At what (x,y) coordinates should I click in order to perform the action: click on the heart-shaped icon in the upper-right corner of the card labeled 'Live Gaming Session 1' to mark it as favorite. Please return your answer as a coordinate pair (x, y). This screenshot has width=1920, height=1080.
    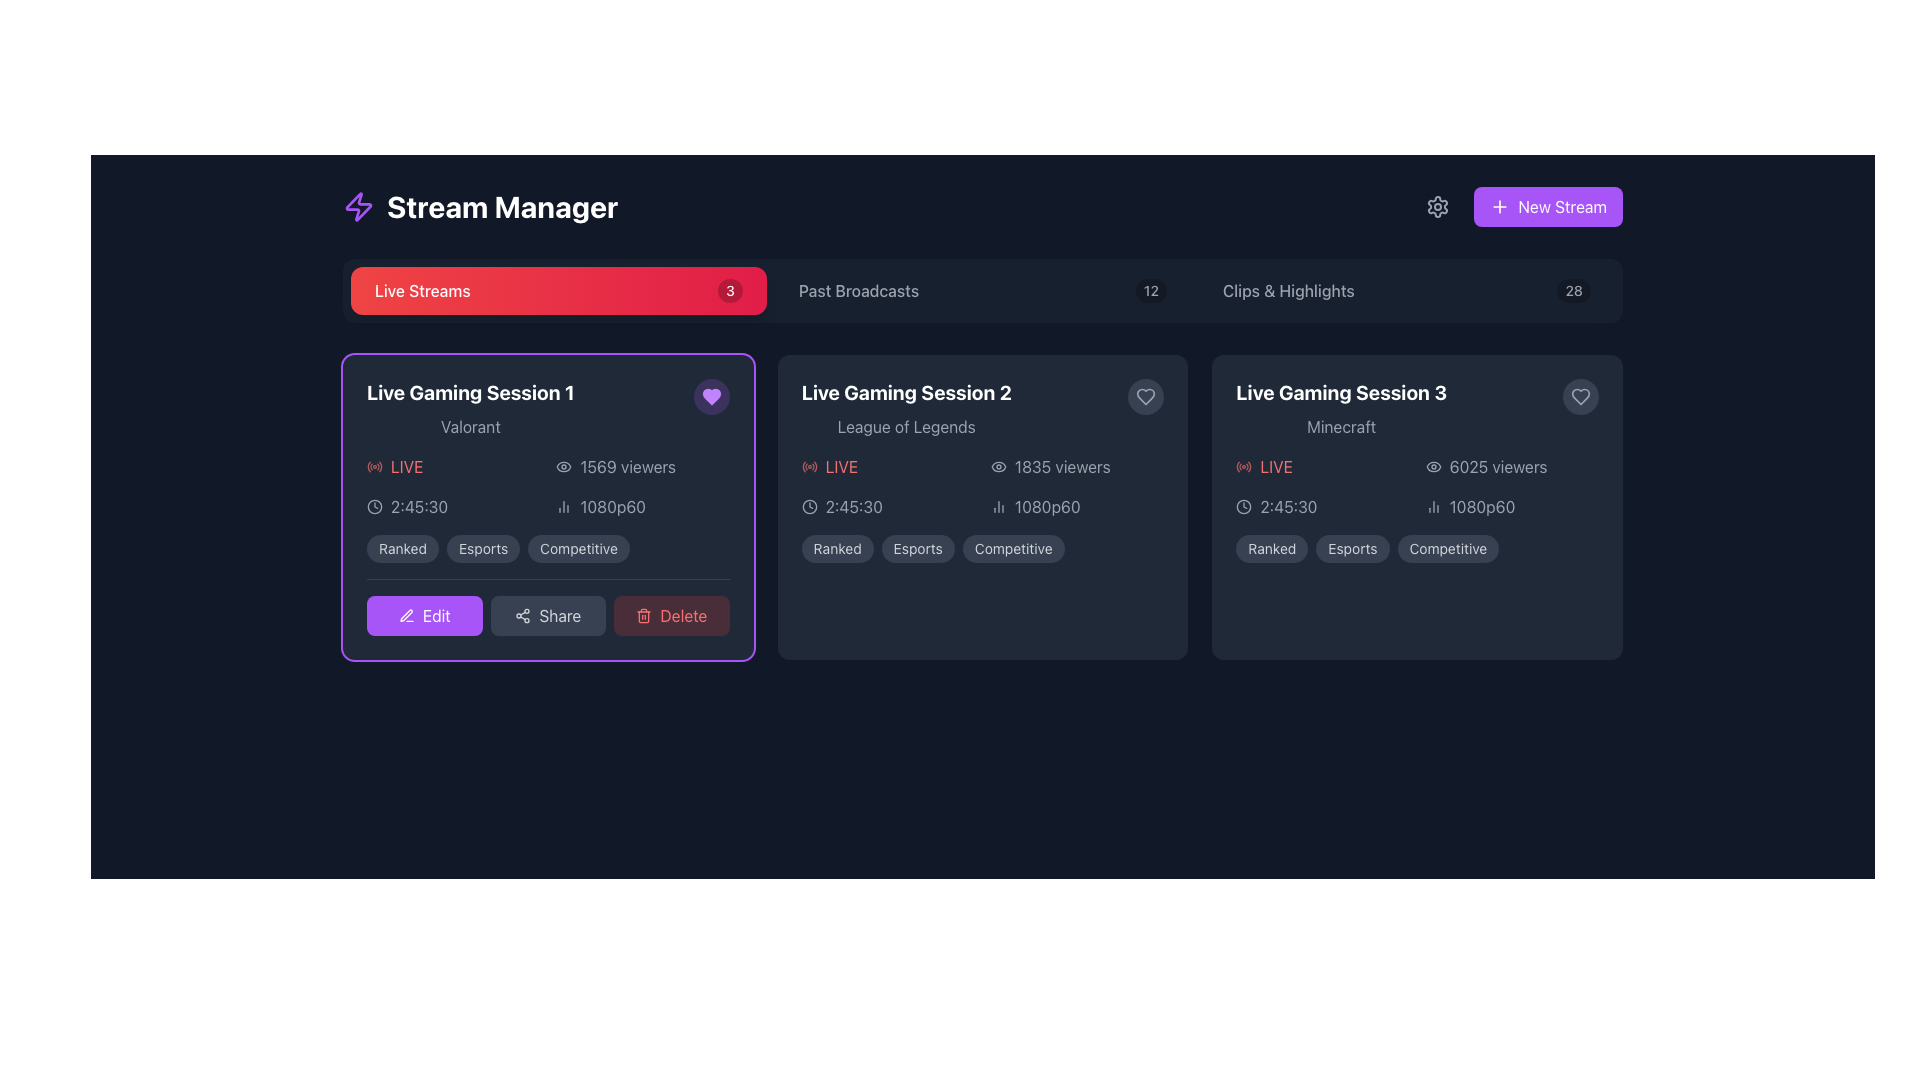
    Looking at the image, I should click on (1579, 397).